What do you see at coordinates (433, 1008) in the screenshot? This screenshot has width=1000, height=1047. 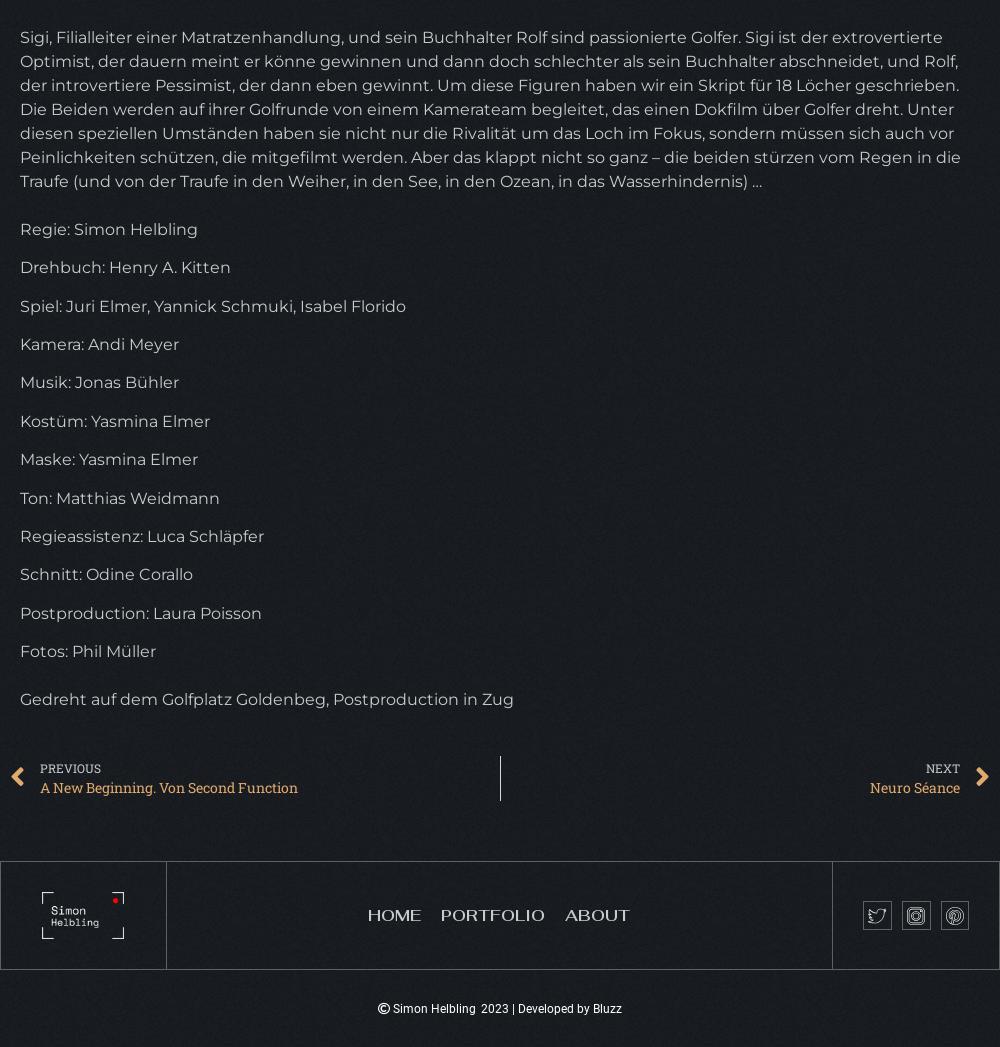 I see `'Simon Helbling'` at bounding box center [433, 1008].